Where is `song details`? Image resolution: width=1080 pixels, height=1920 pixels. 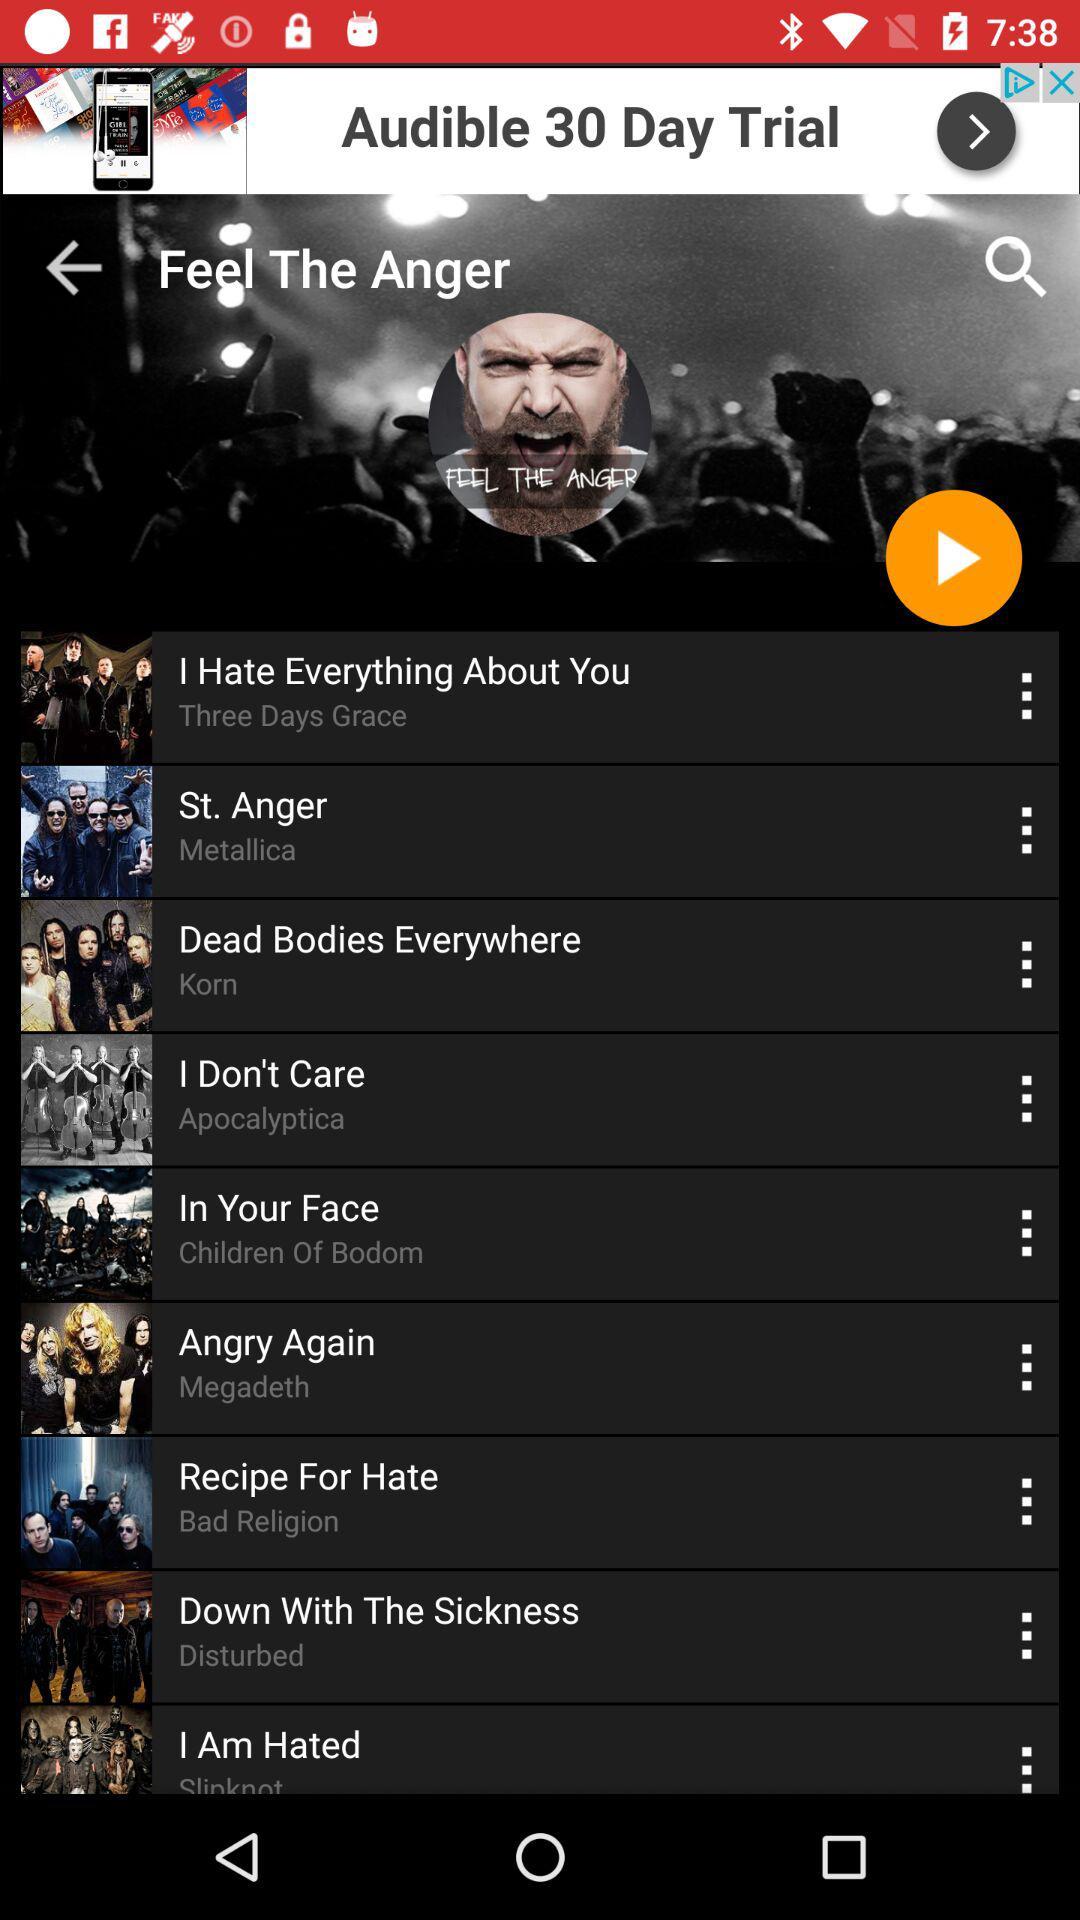
song details is located at coordinates (1027, 1232).